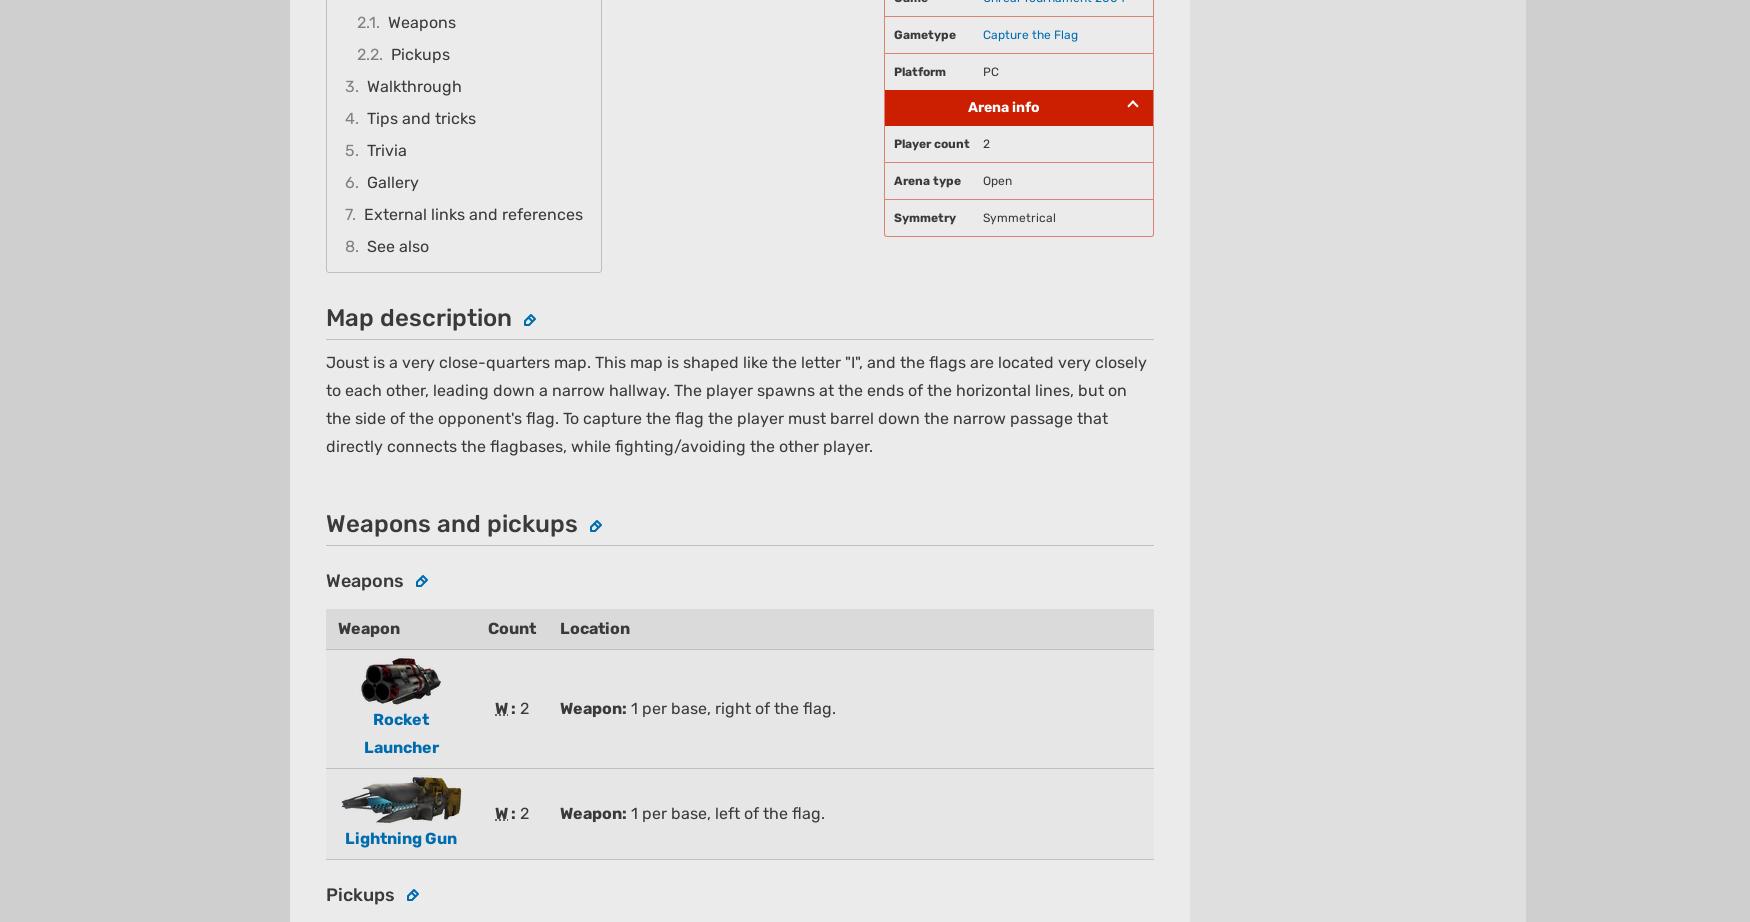 Image resolution: width=1750 pixels, height=922 pixels. Describe the element at coordinates (1054, 17) in the screenshot. I see `'Expand'` at that location.